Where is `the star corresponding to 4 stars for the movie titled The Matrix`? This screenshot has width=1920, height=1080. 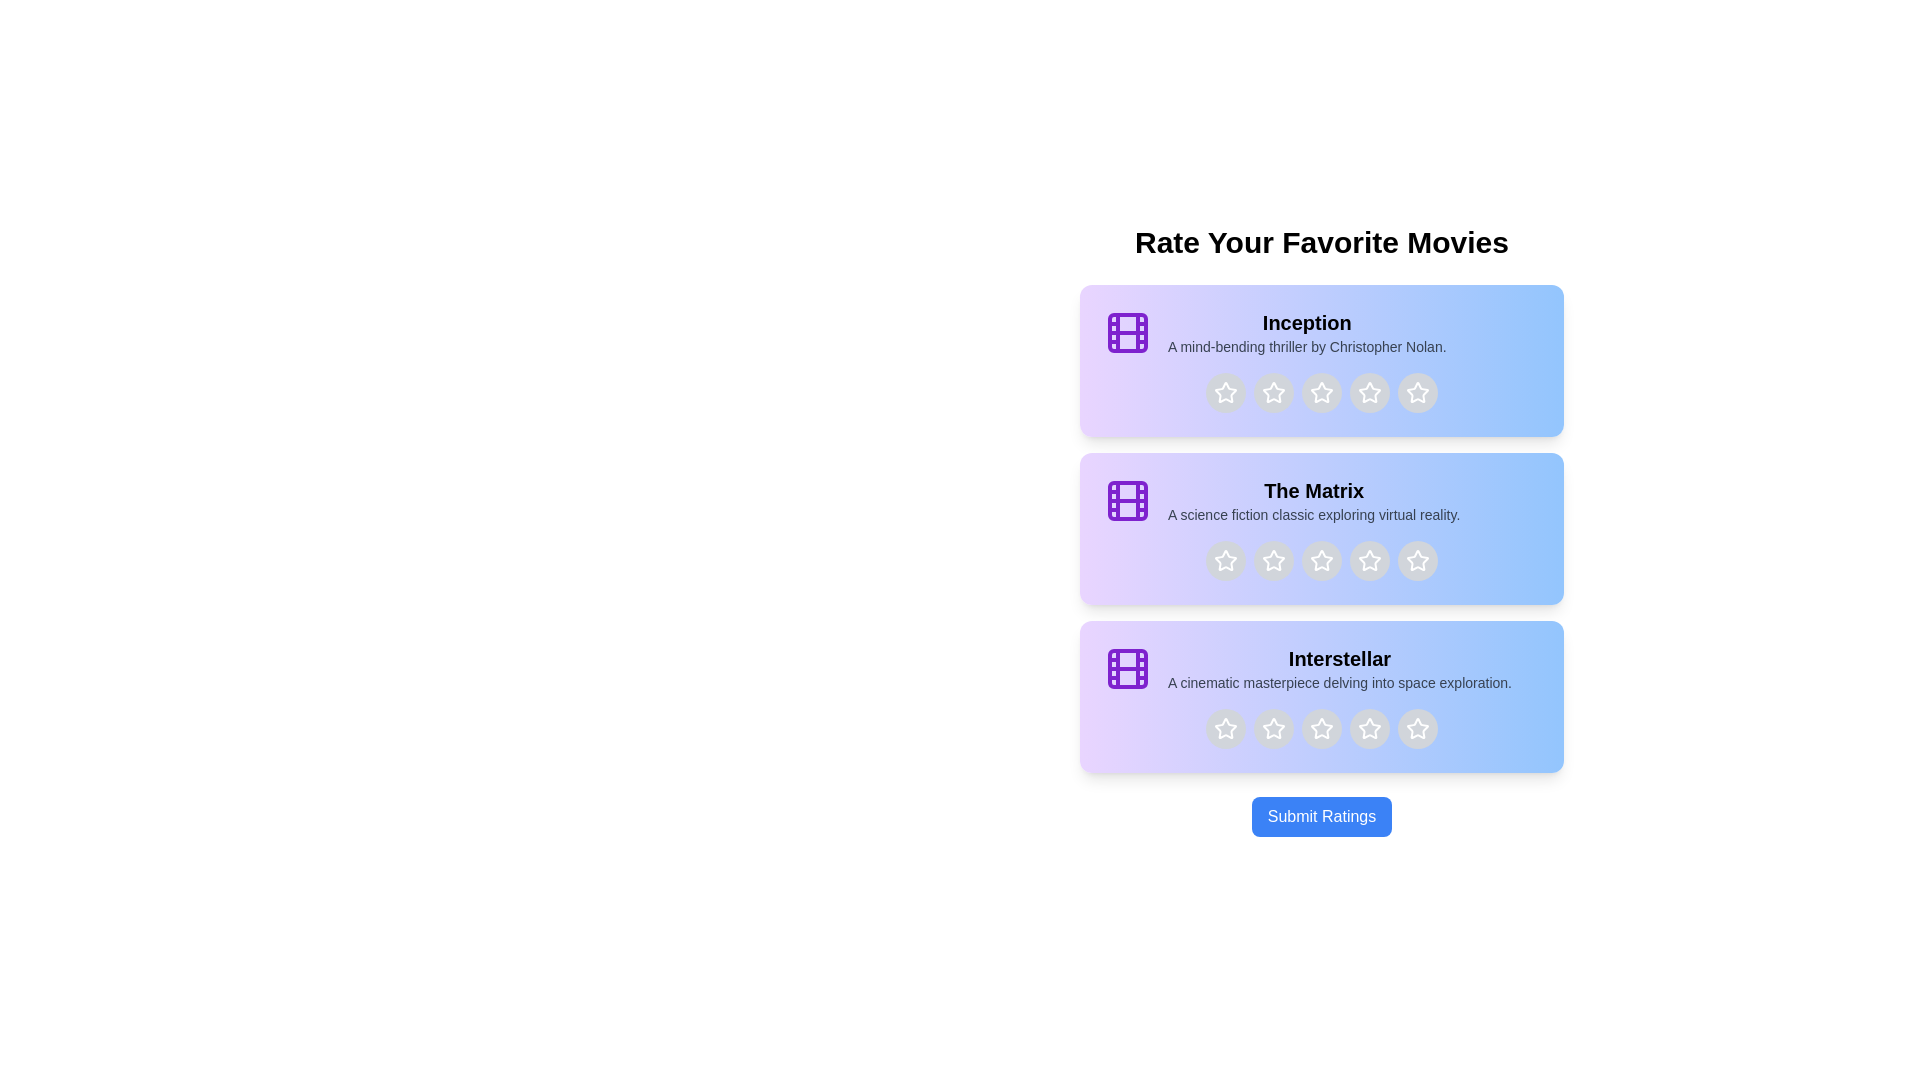
the star corresponding to 4 stars for the movie titled The Matrix is located at coordinates (1368, 560).